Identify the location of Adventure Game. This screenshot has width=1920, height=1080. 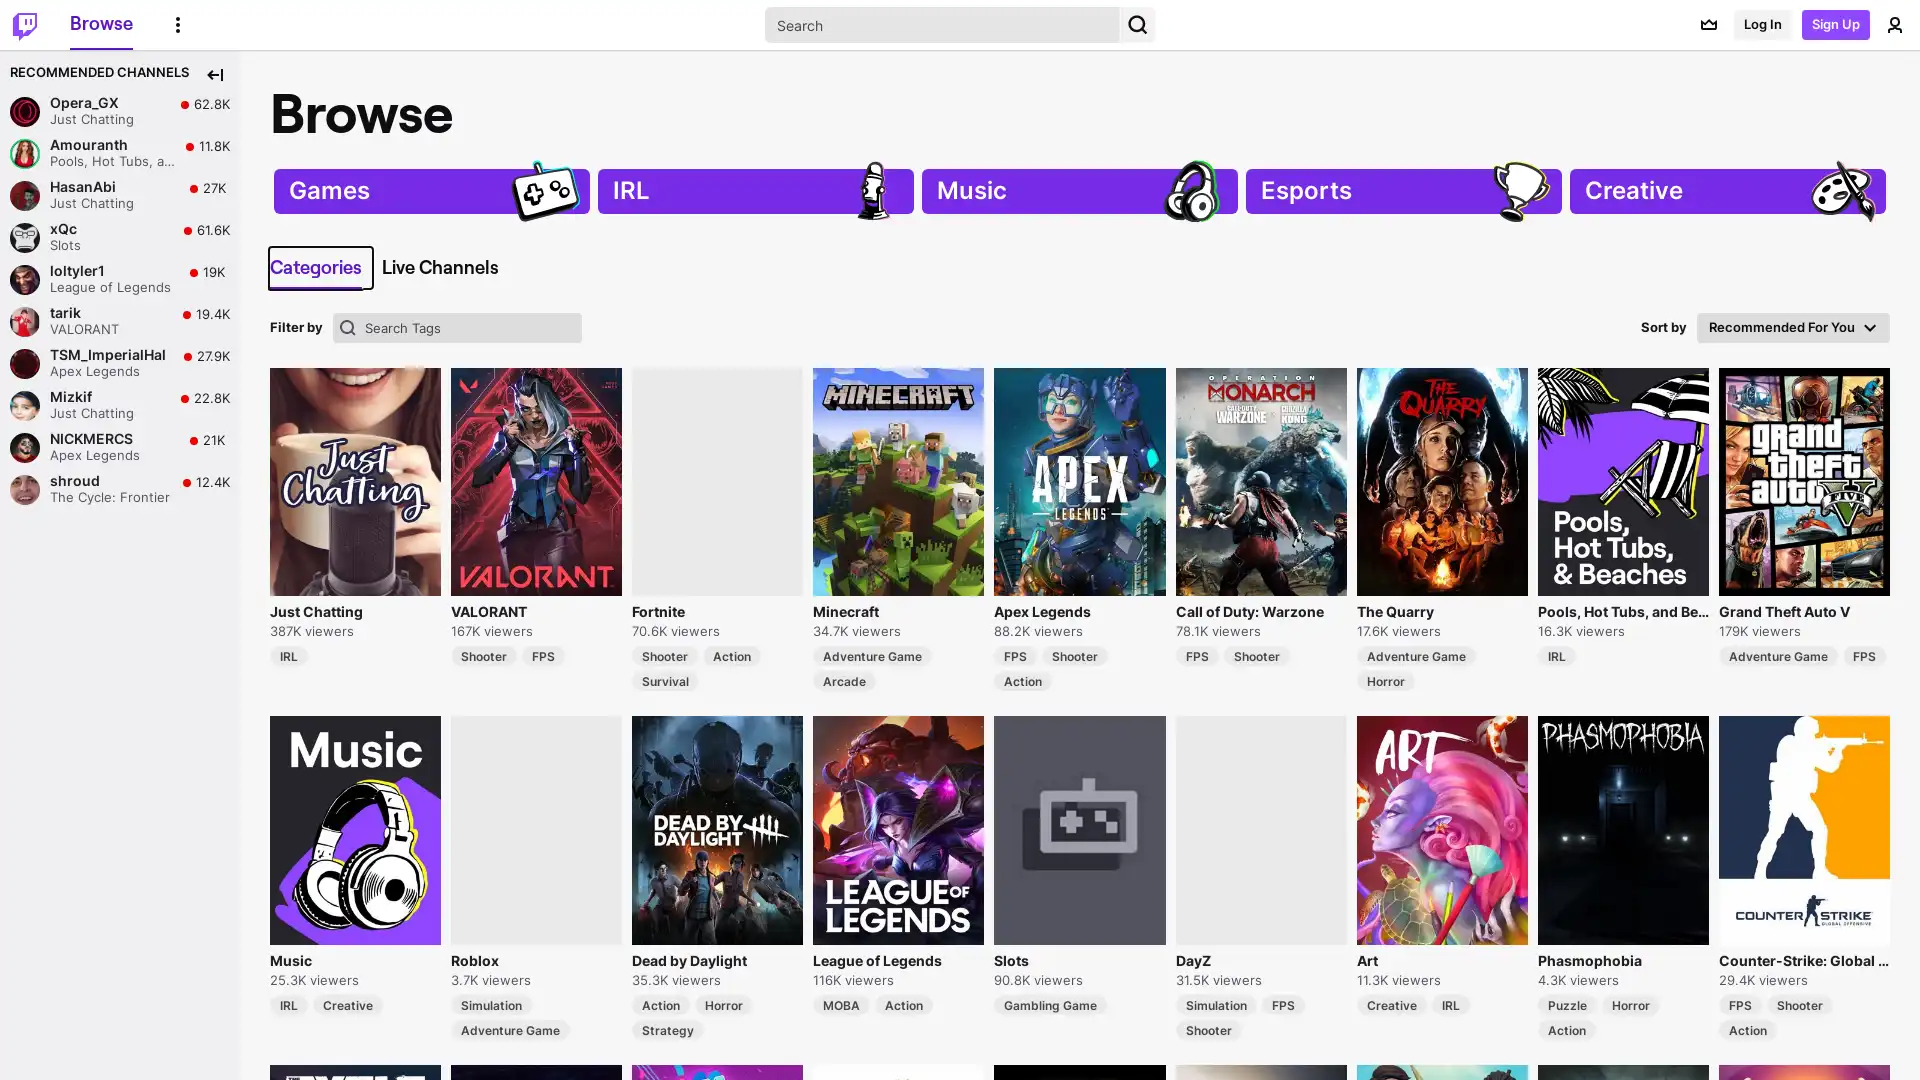
(872, 655).